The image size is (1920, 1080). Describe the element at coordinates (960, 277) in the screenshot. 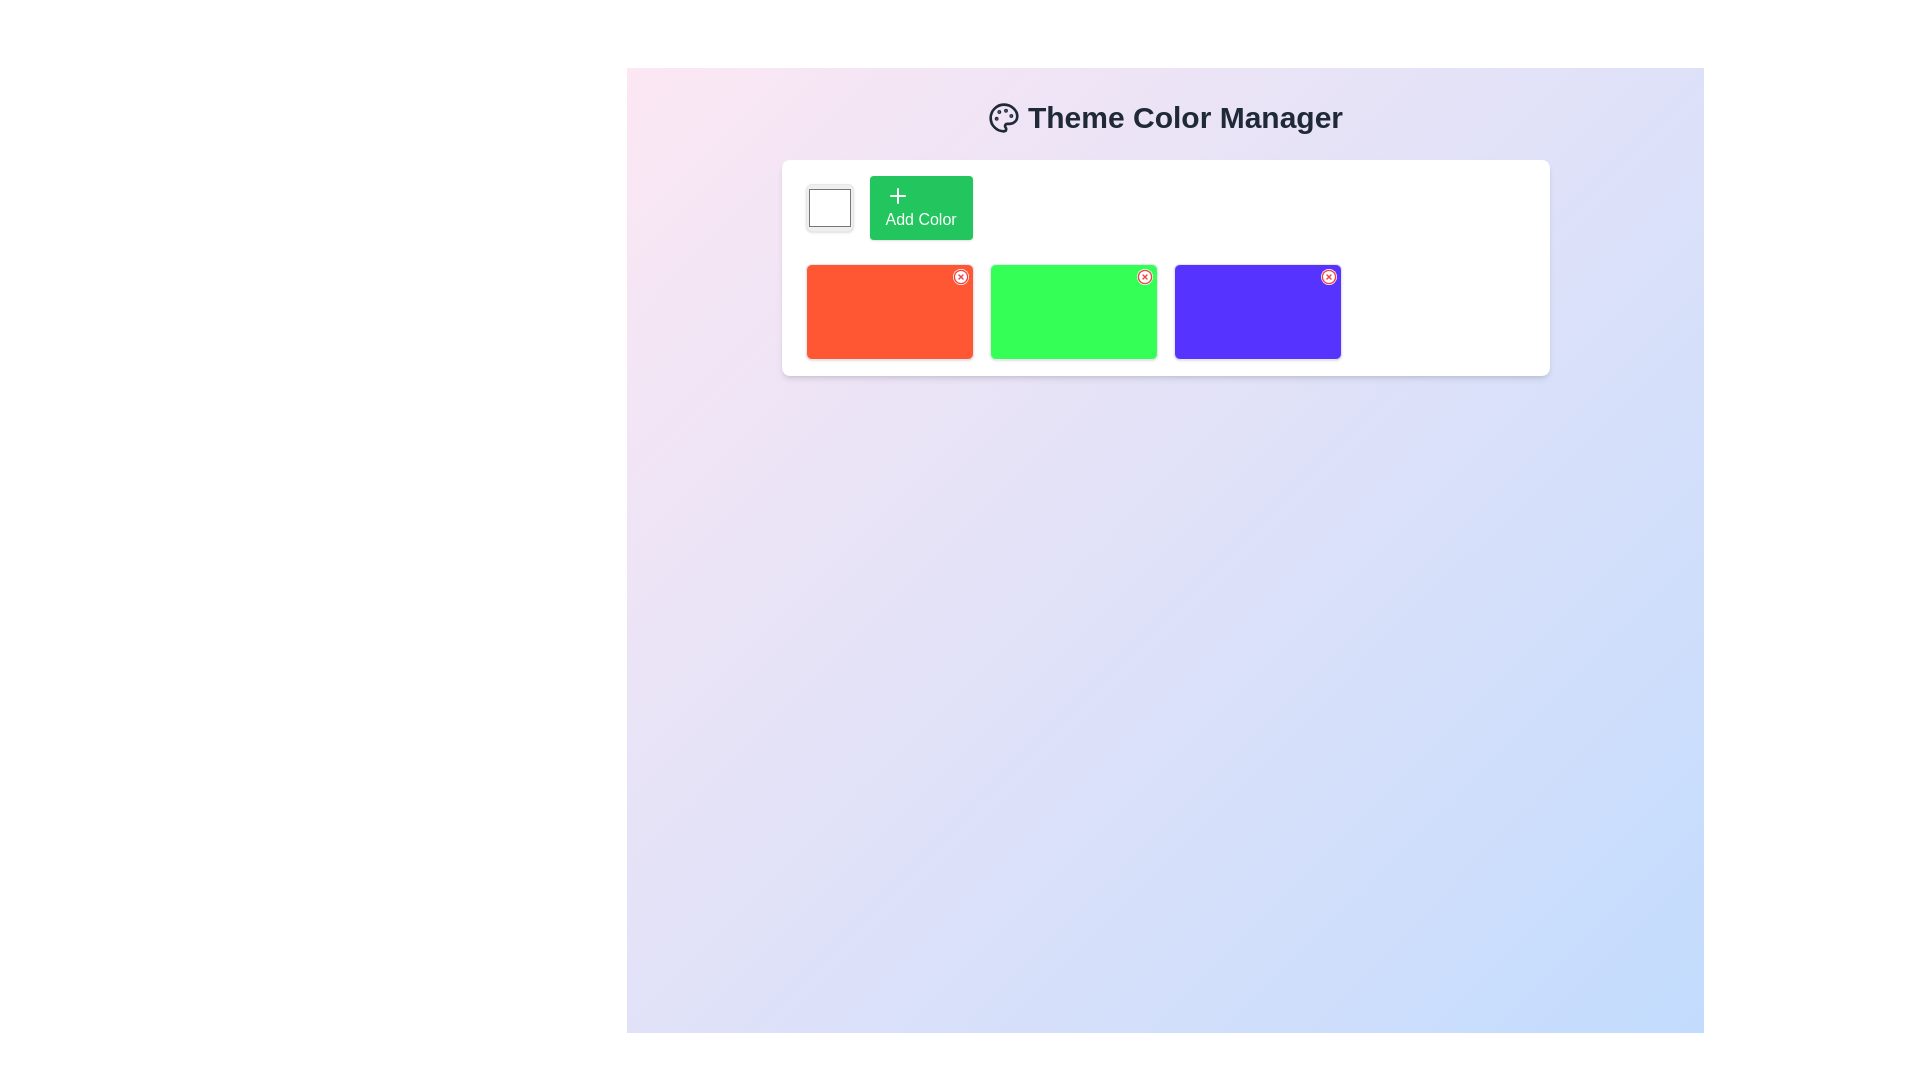

I see `the button located in the top-right corner of the red rectangular card that is displayed in the middle section of the interface` at that location.